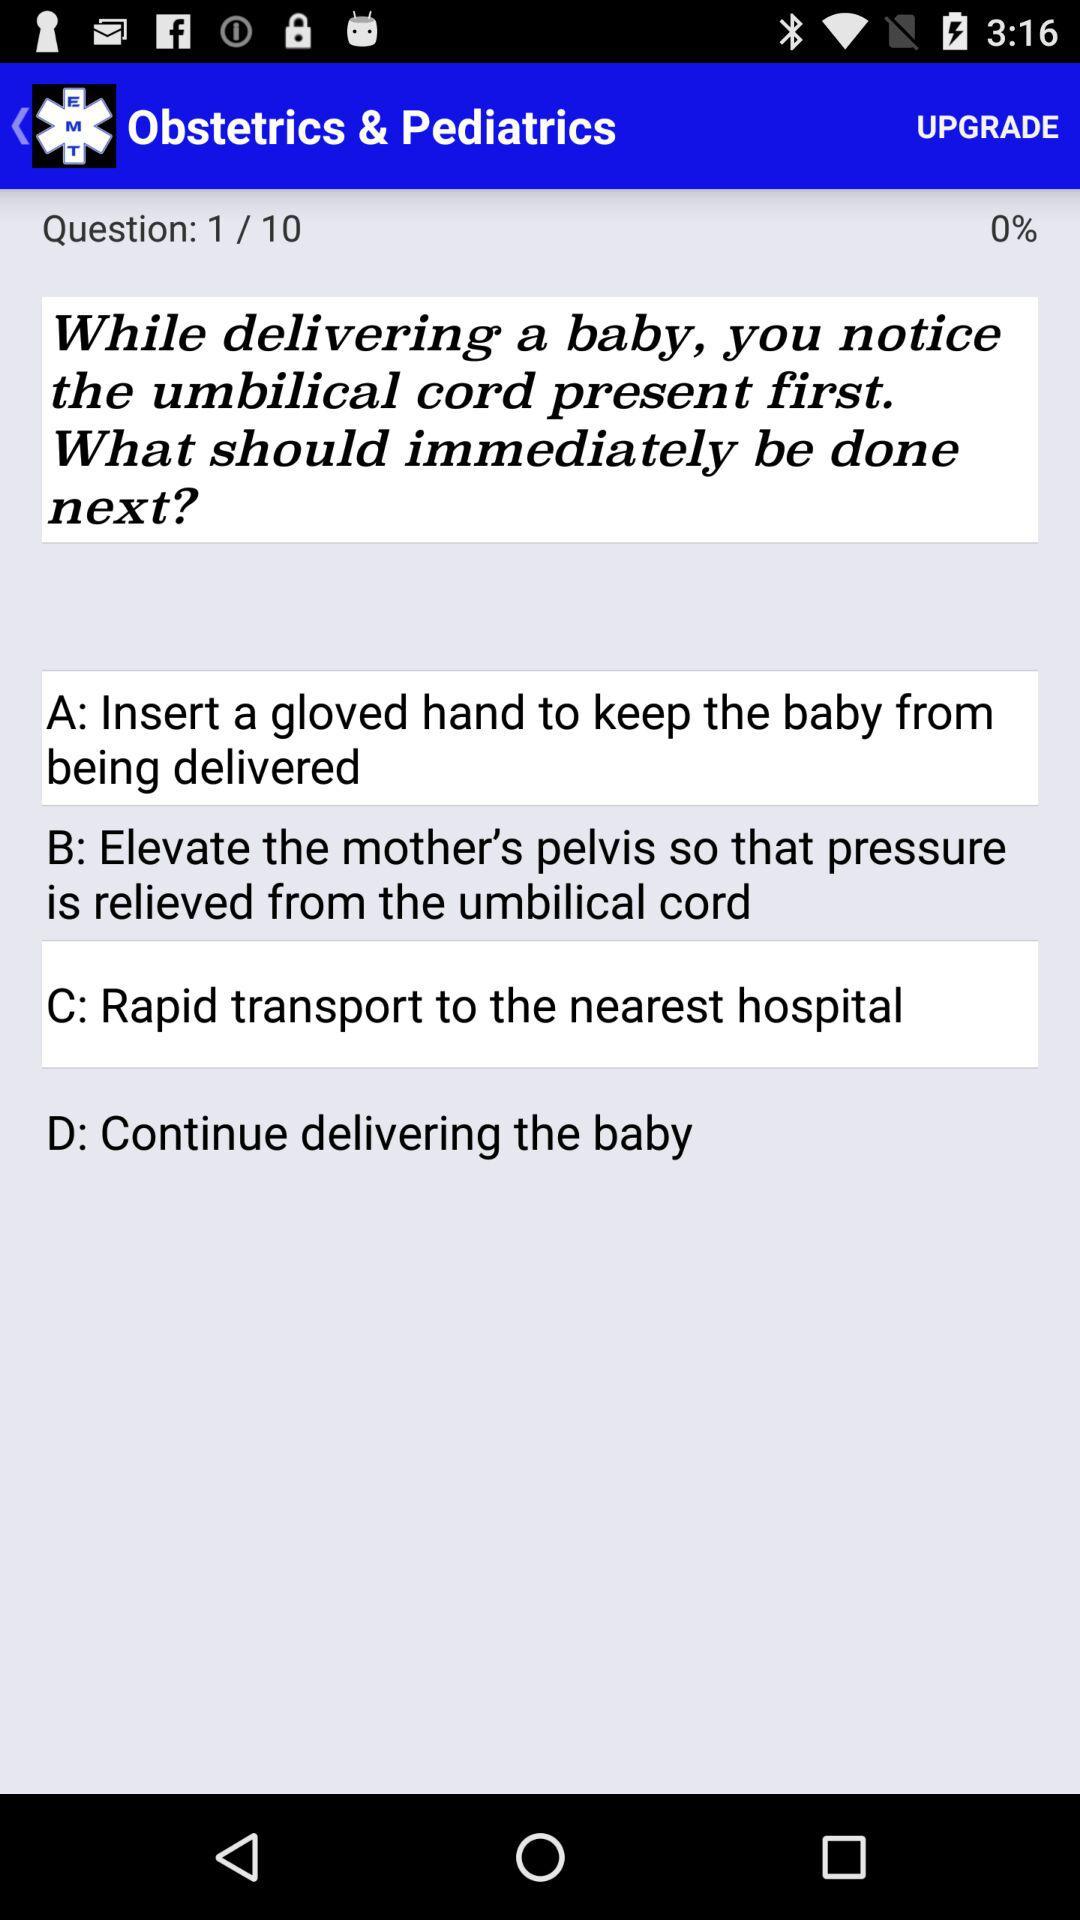  Describe the element at coordinates (986, 124) in the screenshot. I see `the app to the right of the obstetrics & pediatrics` at that location.